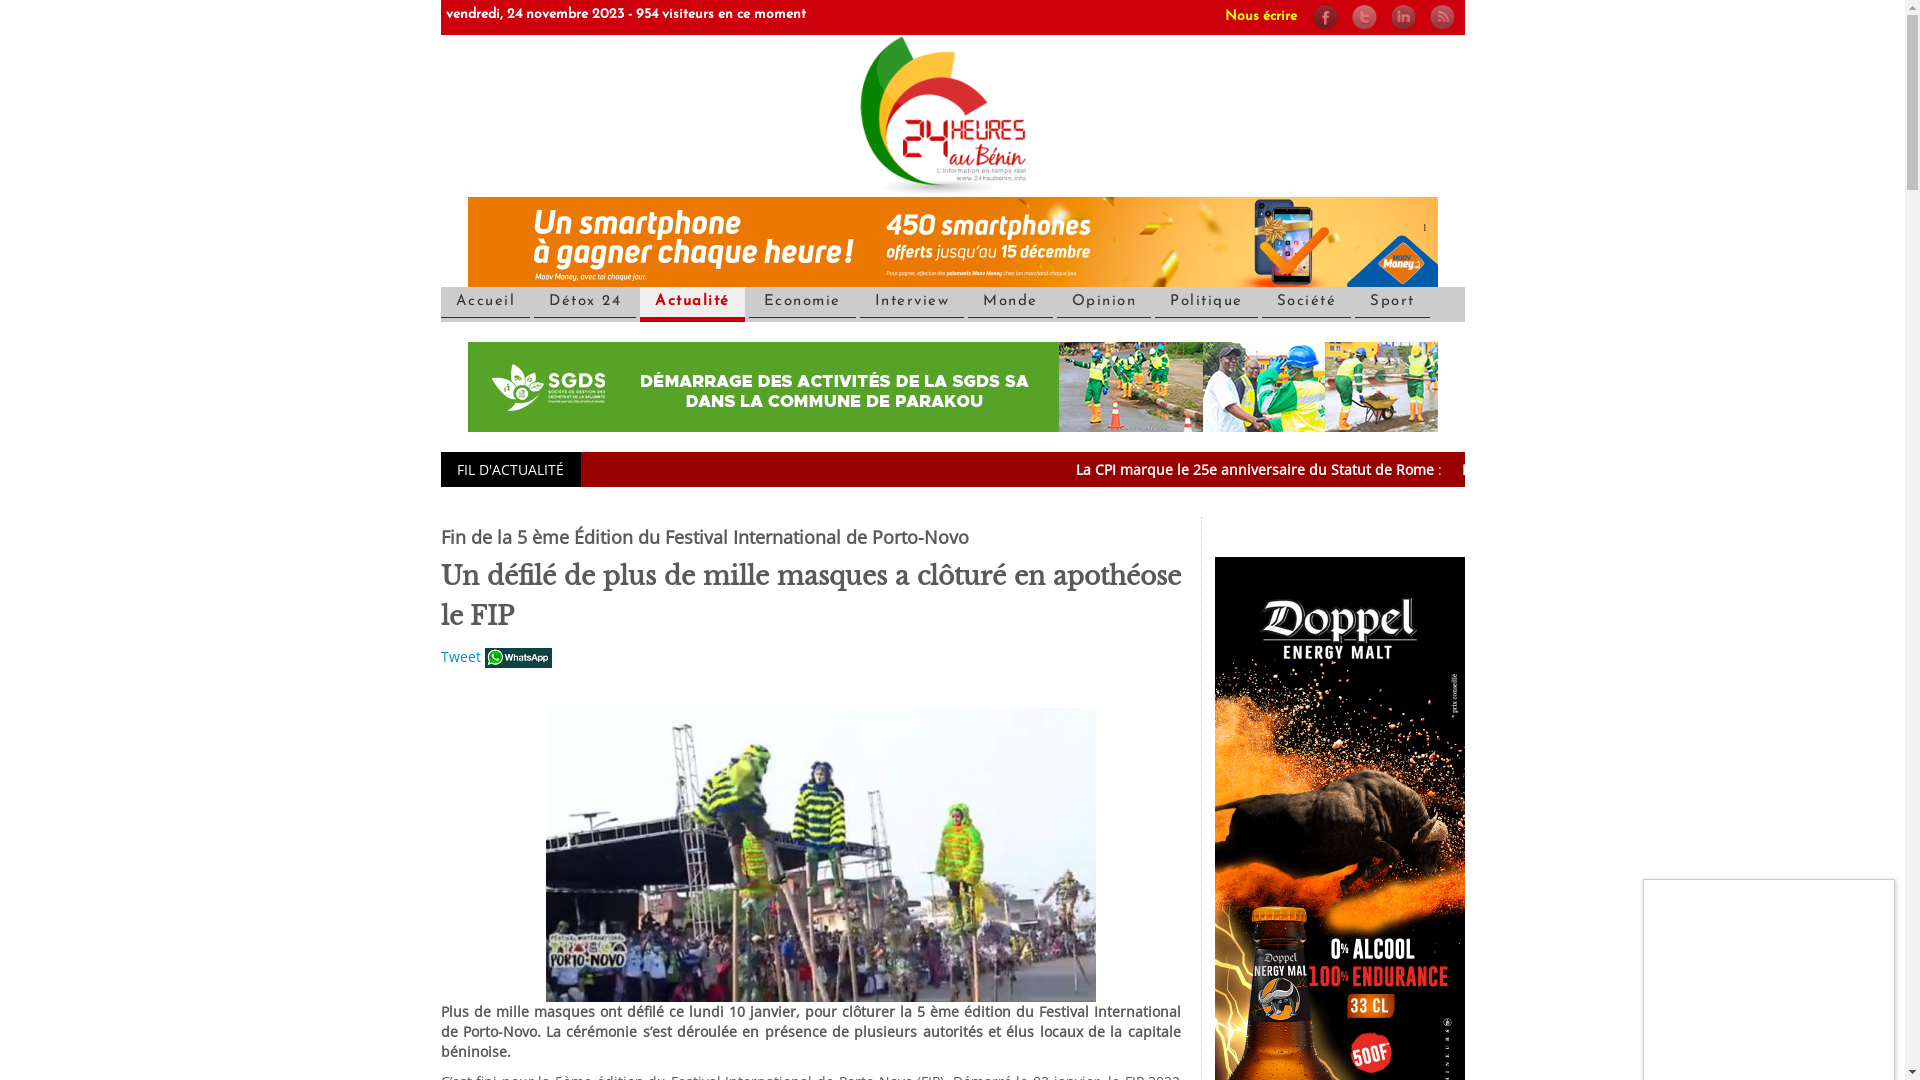  Describe the element at coordinates (968, 302) in the screenshot. I see `'Monde'` at that location.